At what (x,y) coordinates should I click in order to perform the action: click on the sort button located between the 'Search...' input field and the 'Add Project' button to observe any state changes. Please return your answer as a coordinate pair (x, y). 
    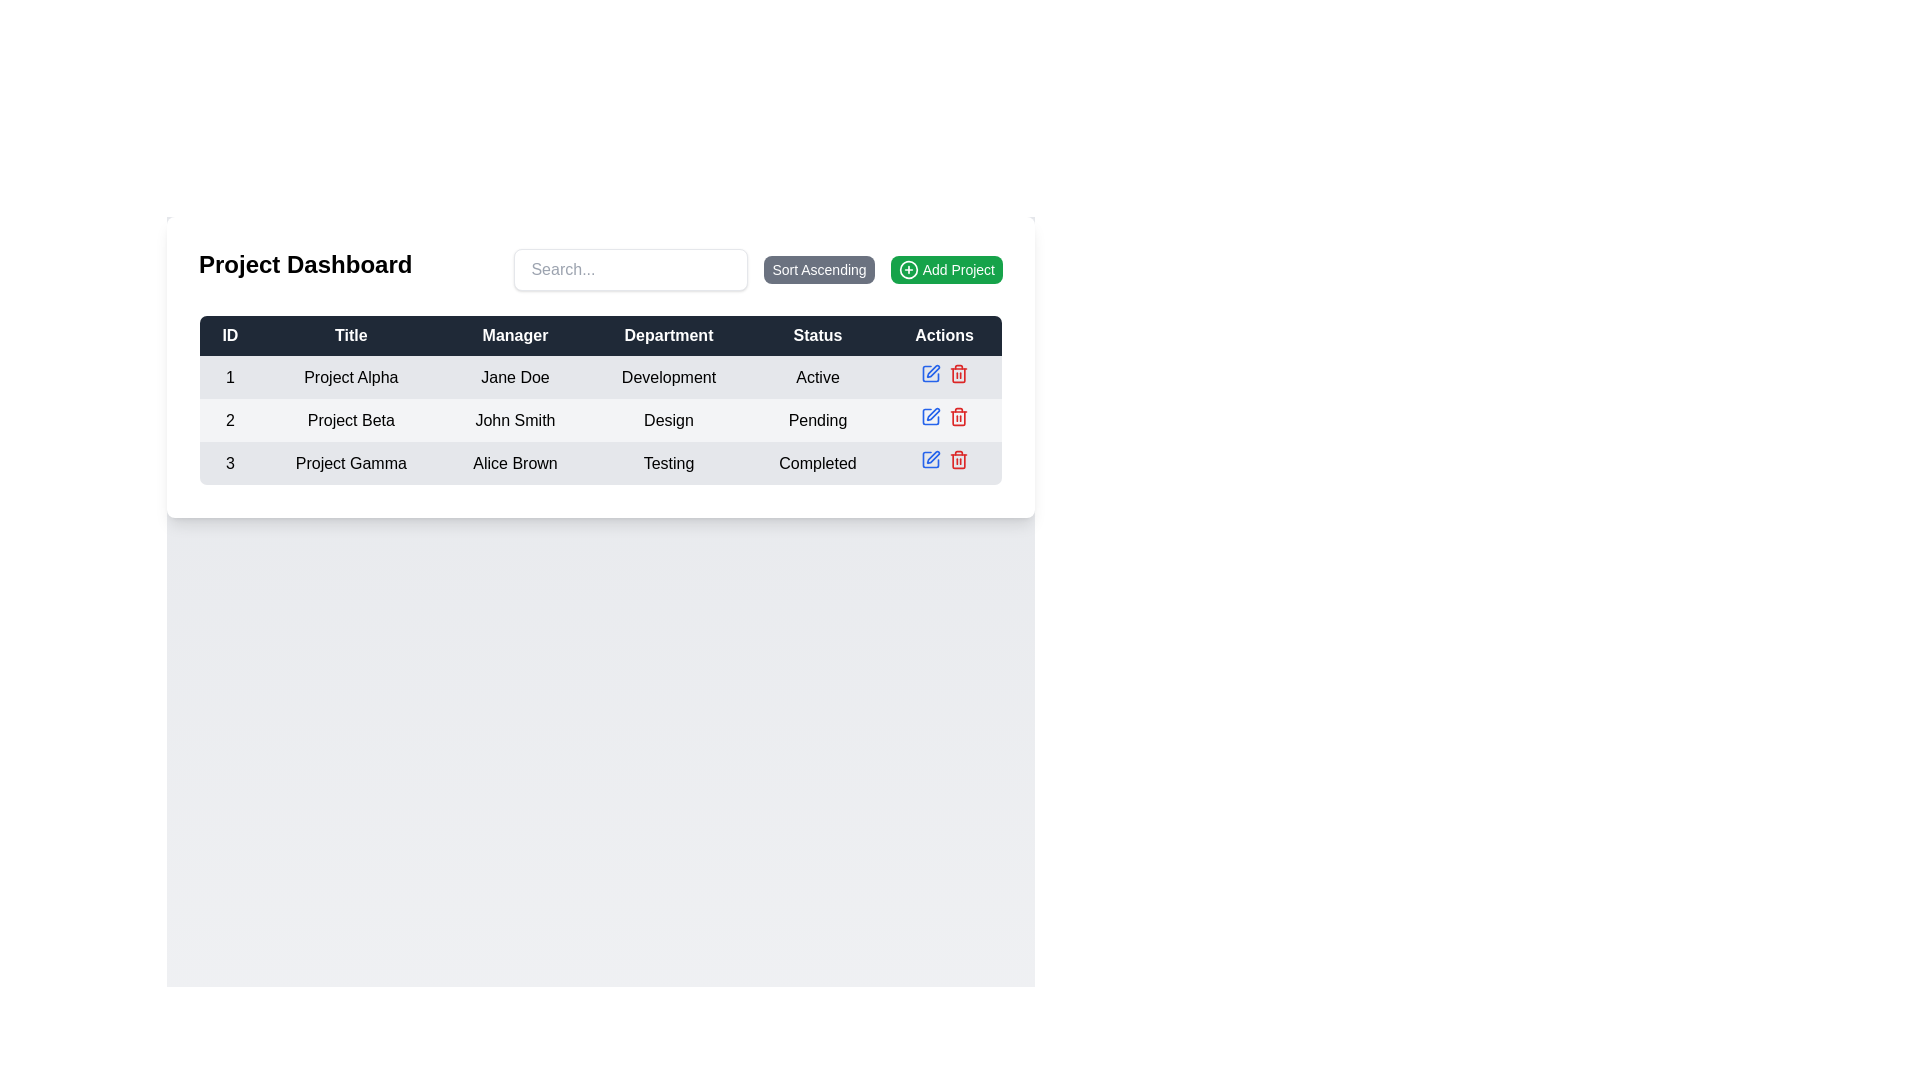
    Looking at the image, I should click on (819, 270).